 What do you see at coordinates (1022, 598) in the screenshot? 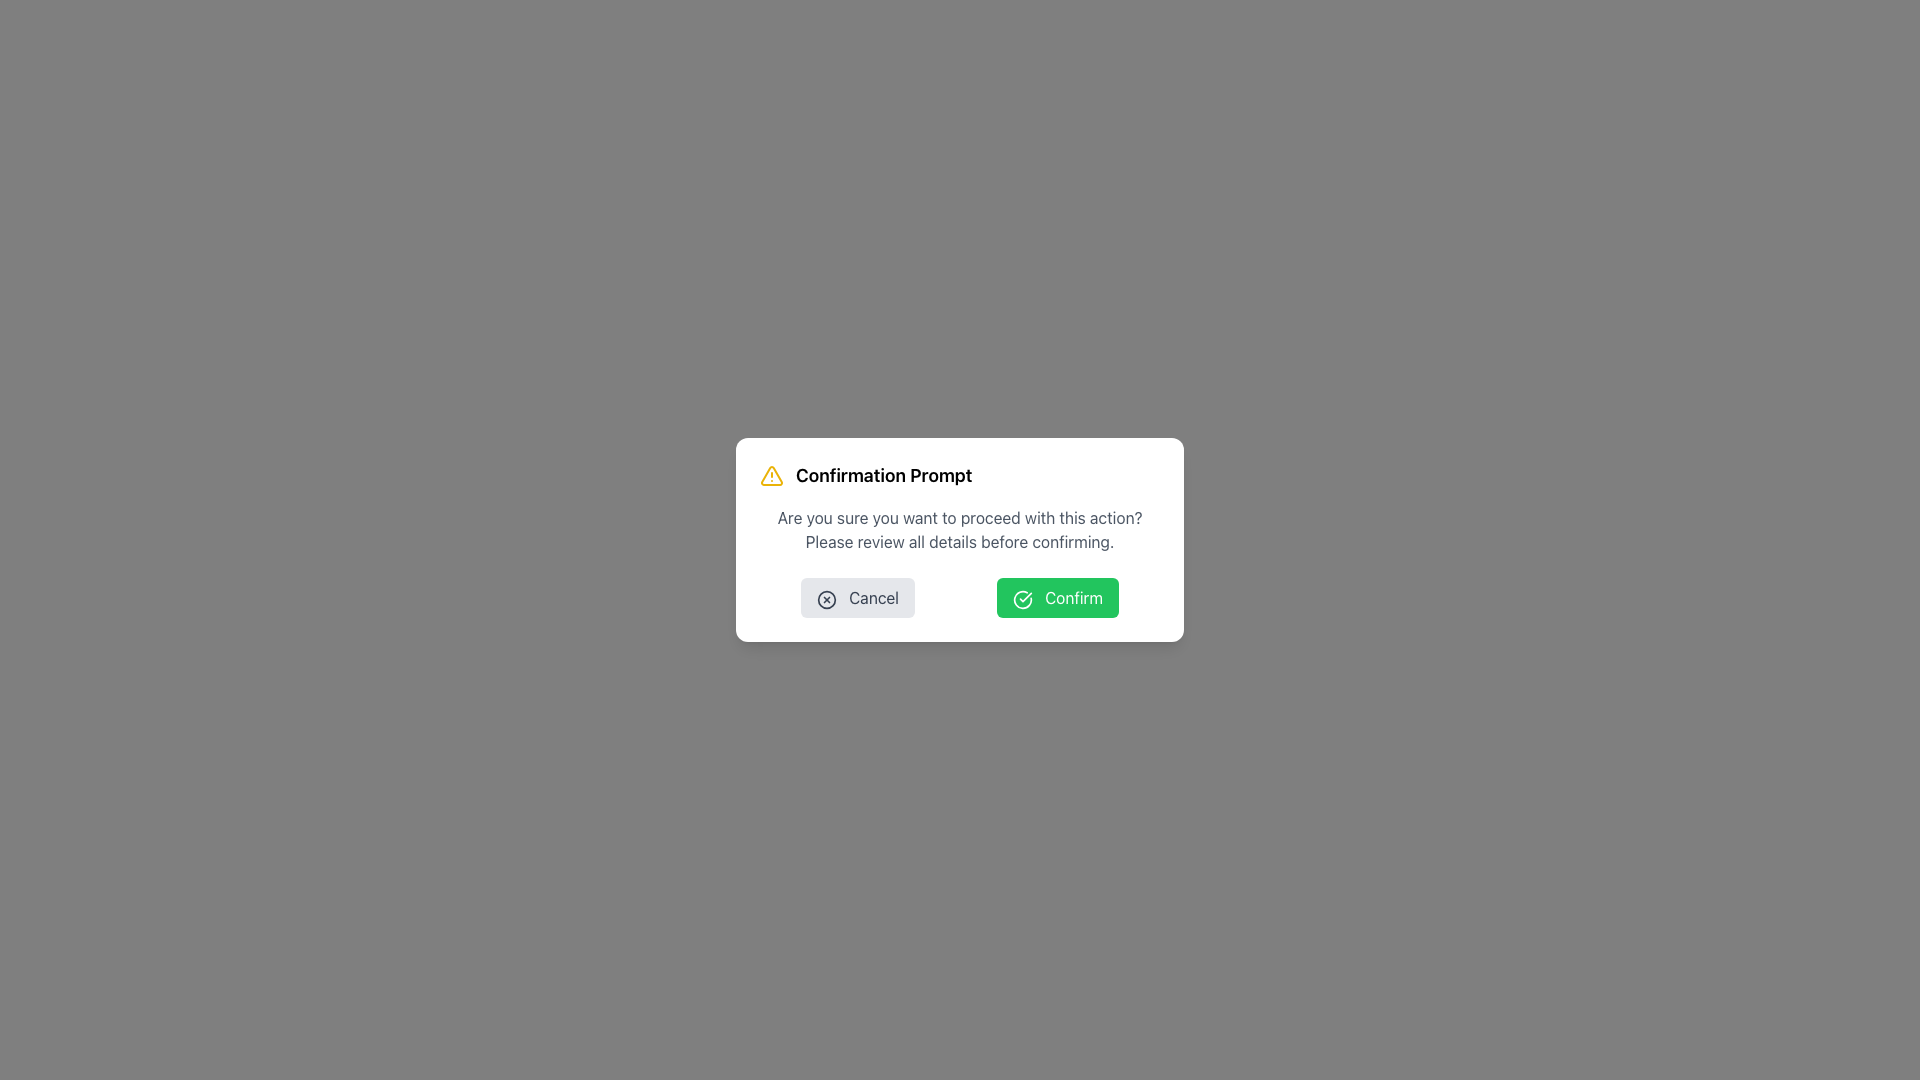
I see `the circular icon with a green border and check mark inside, located to the left of the 'Confirm' text in the green 'Confirm' button at the bottom-right of the modal dialog box` at bounding box center [1022, 598].